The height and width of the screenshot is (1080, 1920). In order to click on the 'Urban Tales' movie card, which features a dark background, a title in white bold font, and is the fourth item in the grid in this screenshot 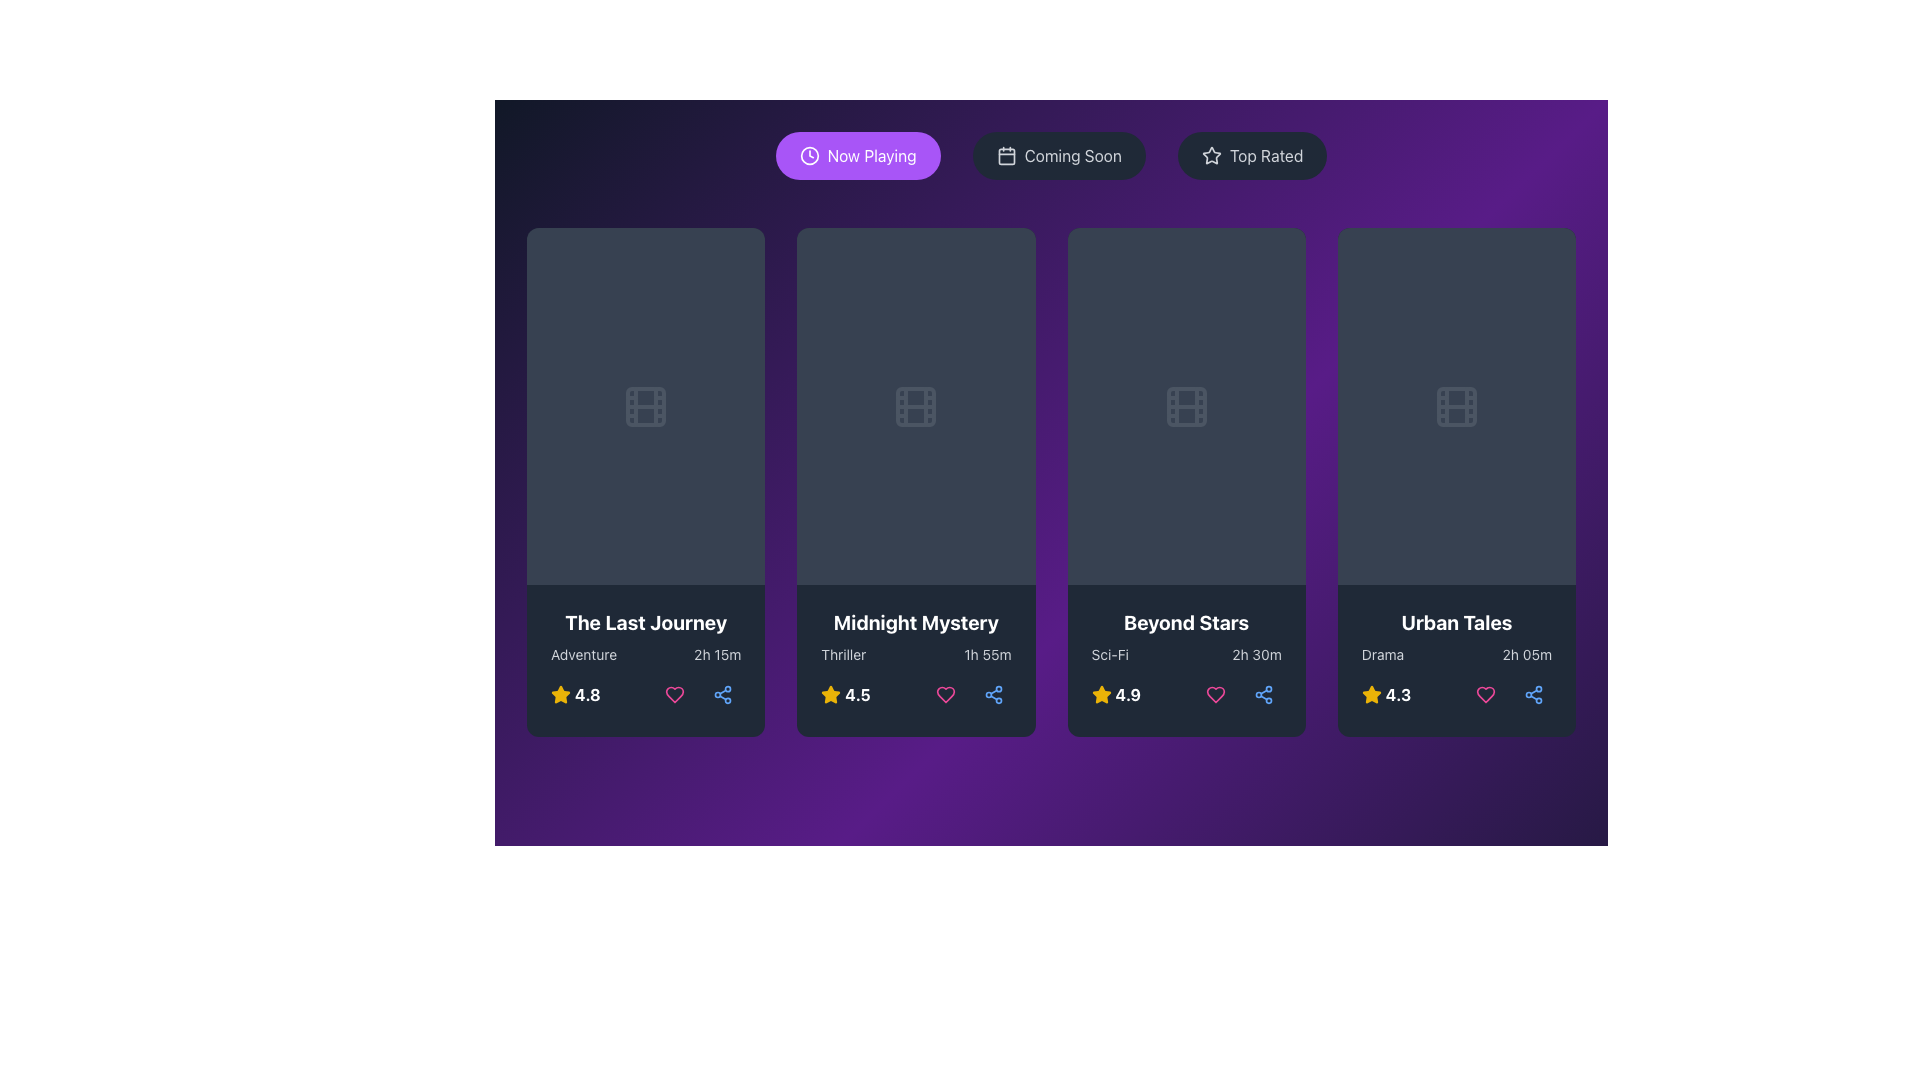, I will do `click(1456, 482)`.